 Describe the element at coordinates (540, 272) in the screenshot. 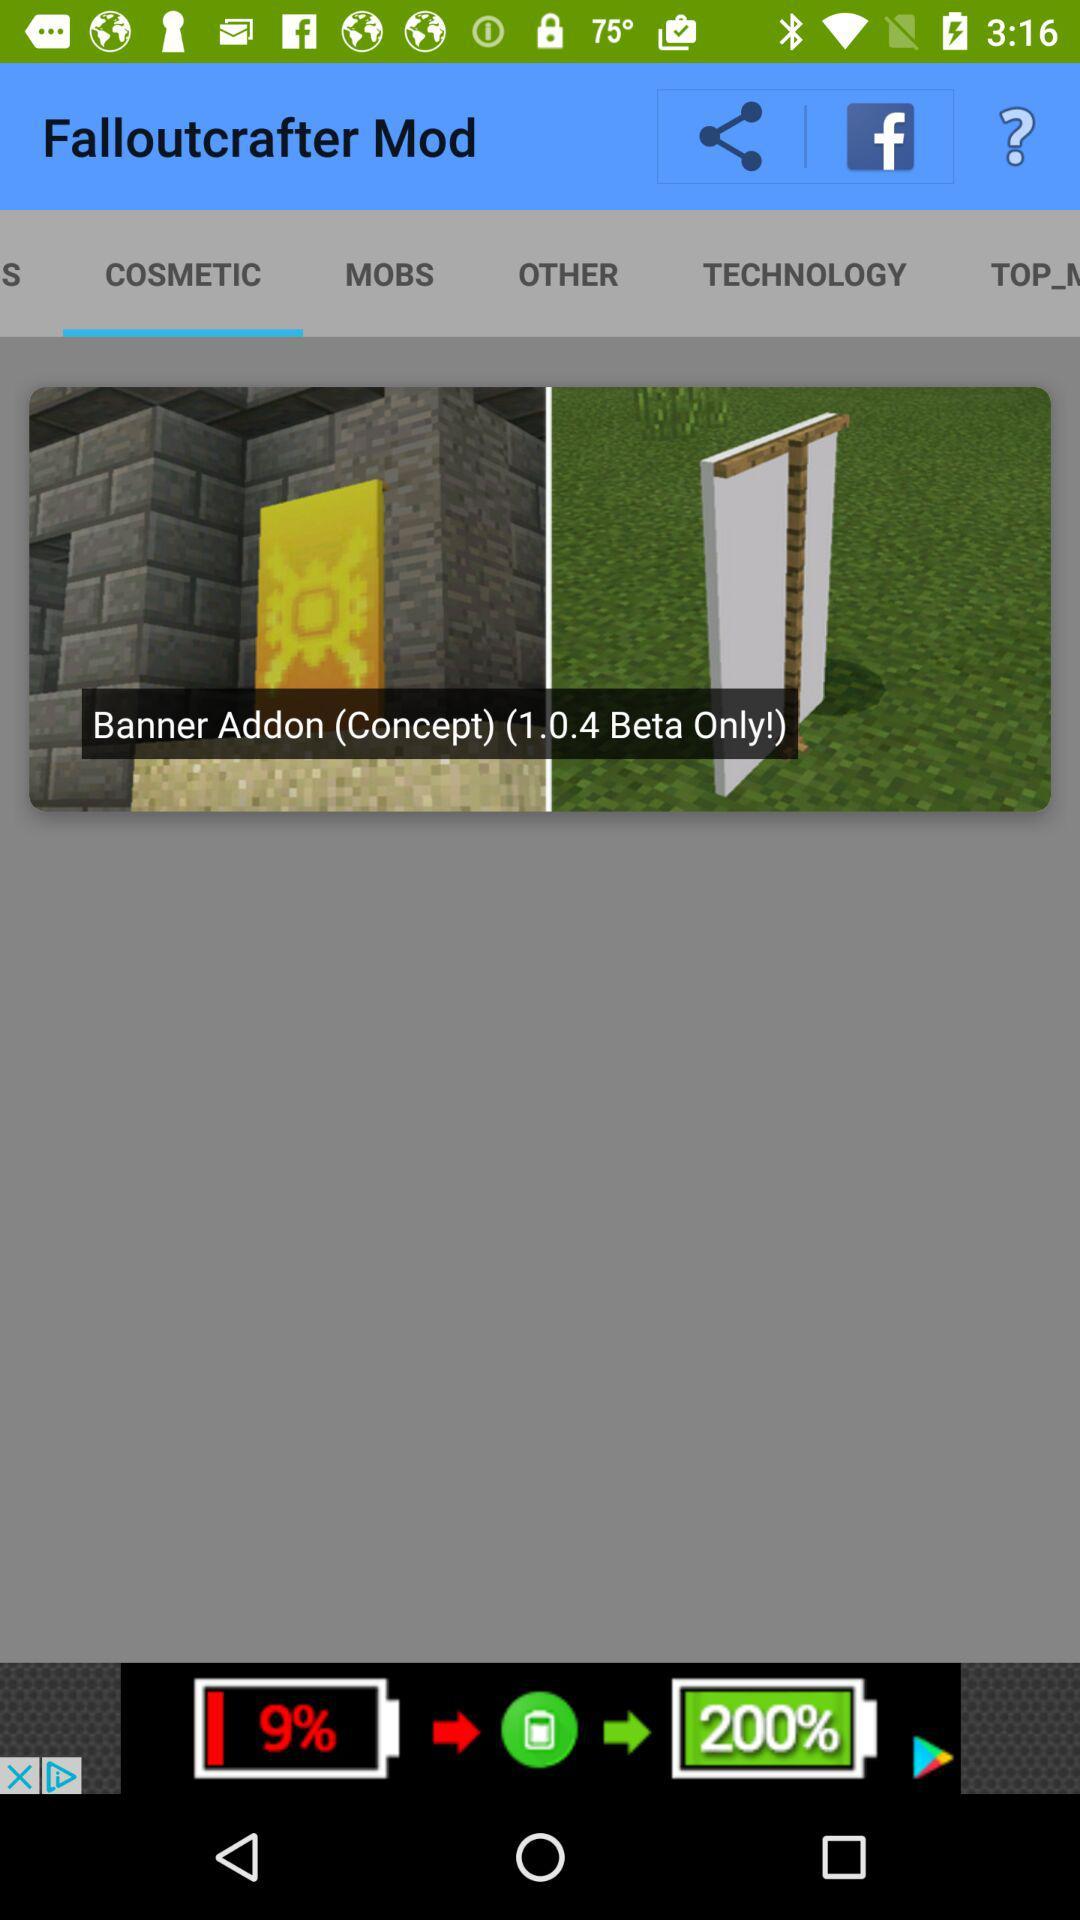

I see `the option to the left of the option mobs` at that location.